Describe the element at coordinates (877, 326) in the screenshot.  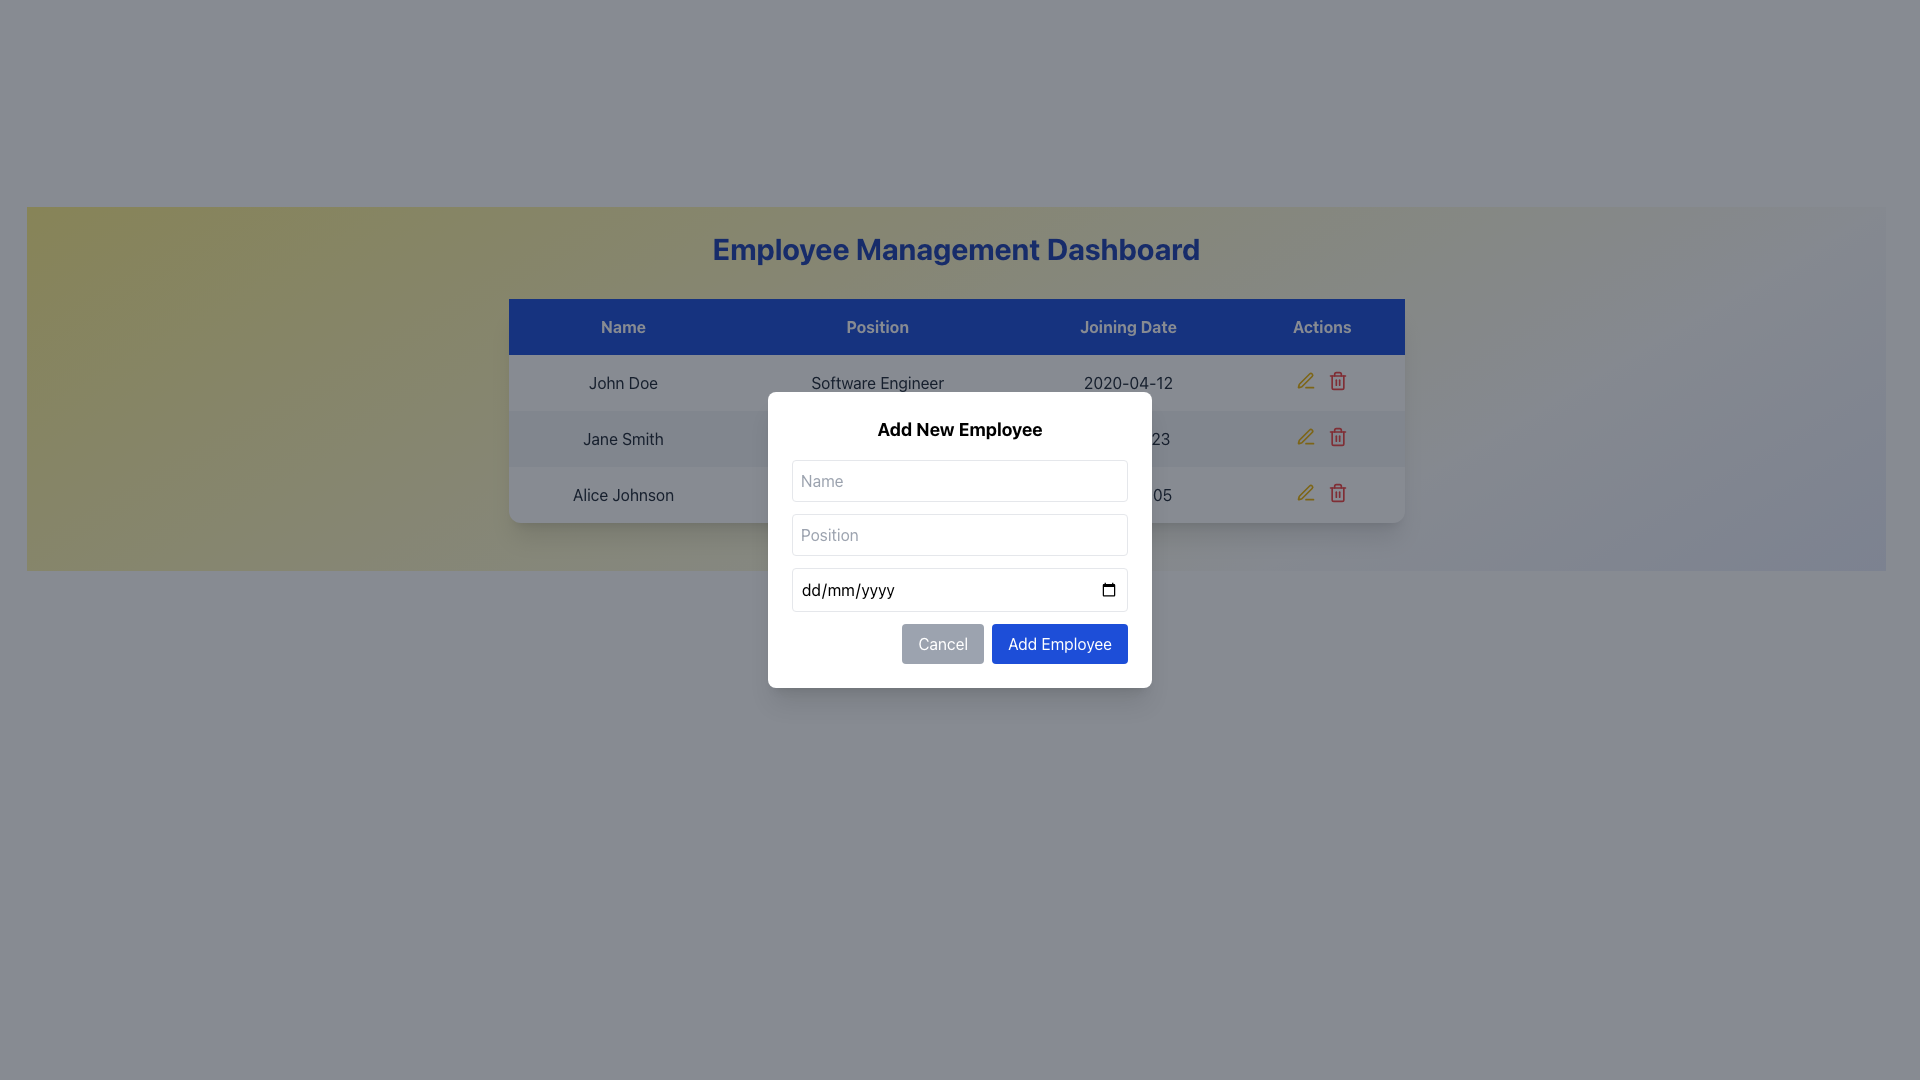
I see `the 'Position' column header in the table, which is the second header from the left, located between 'Name' and 'Joining Date'` at that location.